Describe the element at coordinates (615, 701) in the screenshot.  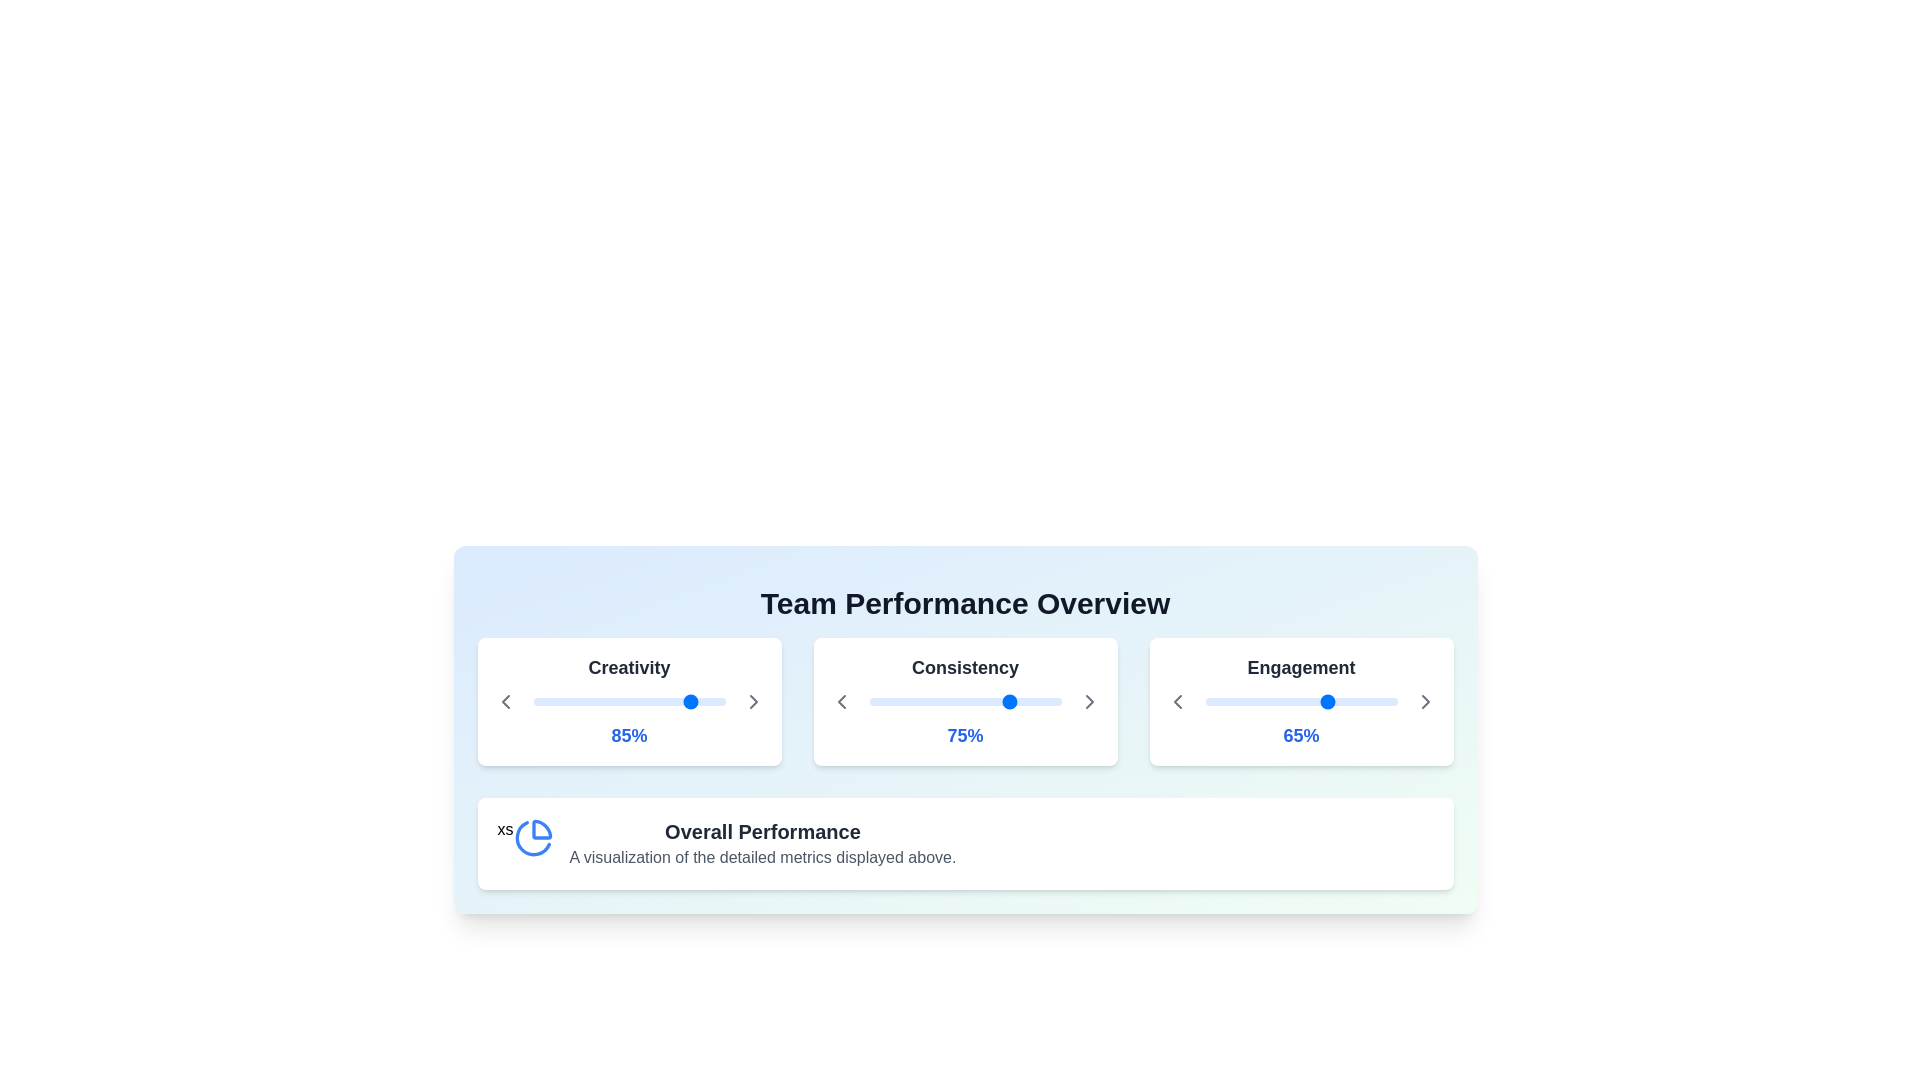
I see `Creativity level` at that location.